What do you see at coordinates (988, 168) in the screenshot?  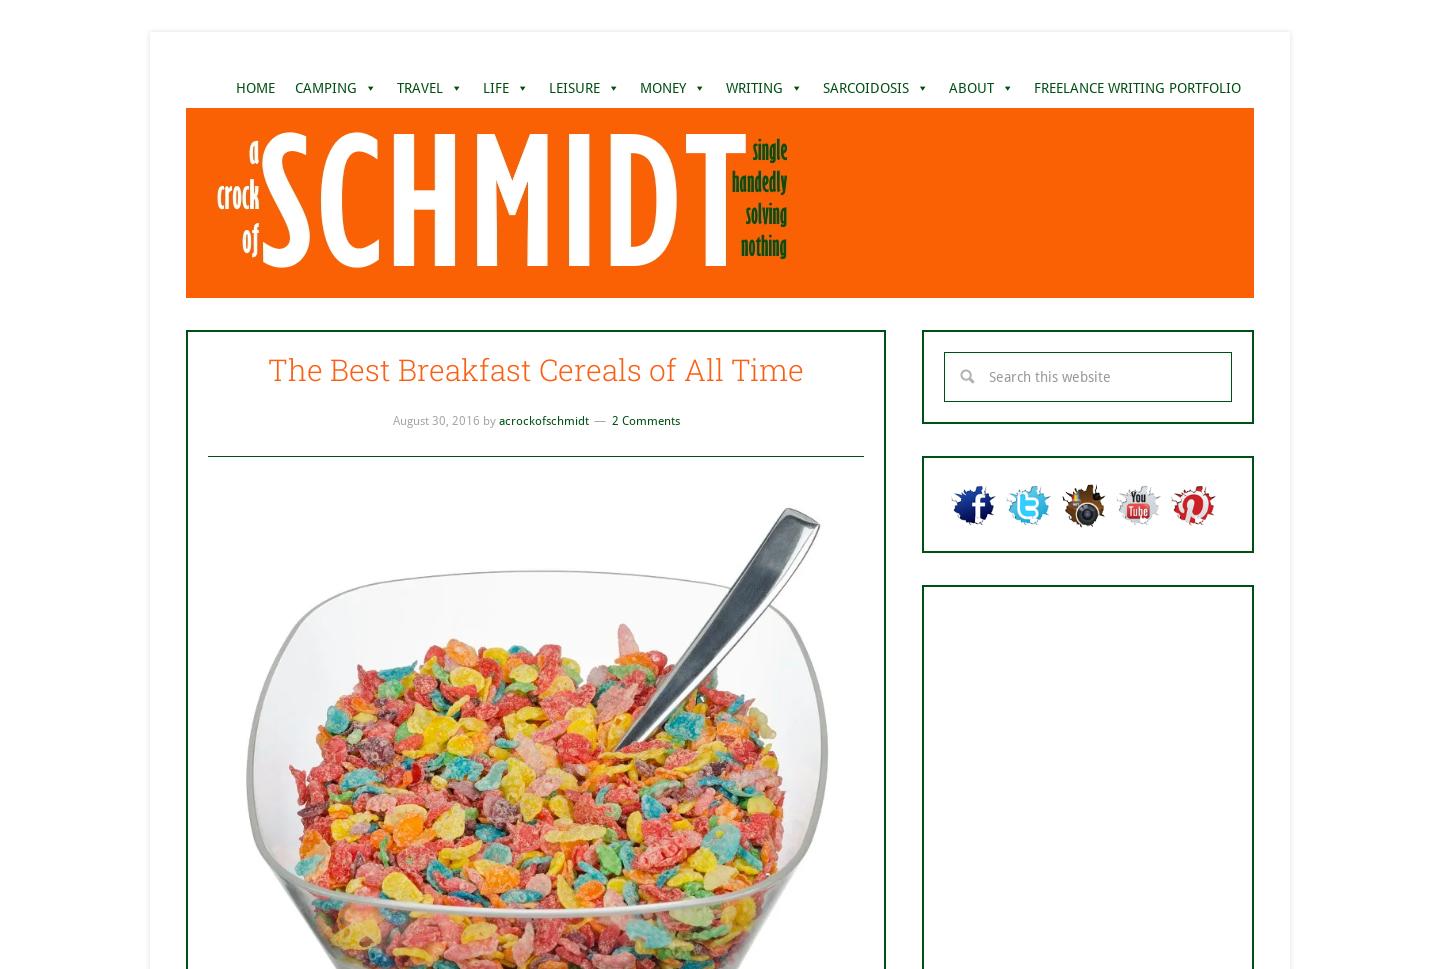 I see `'CONTACT ME'` at bounding box center [988, 168].